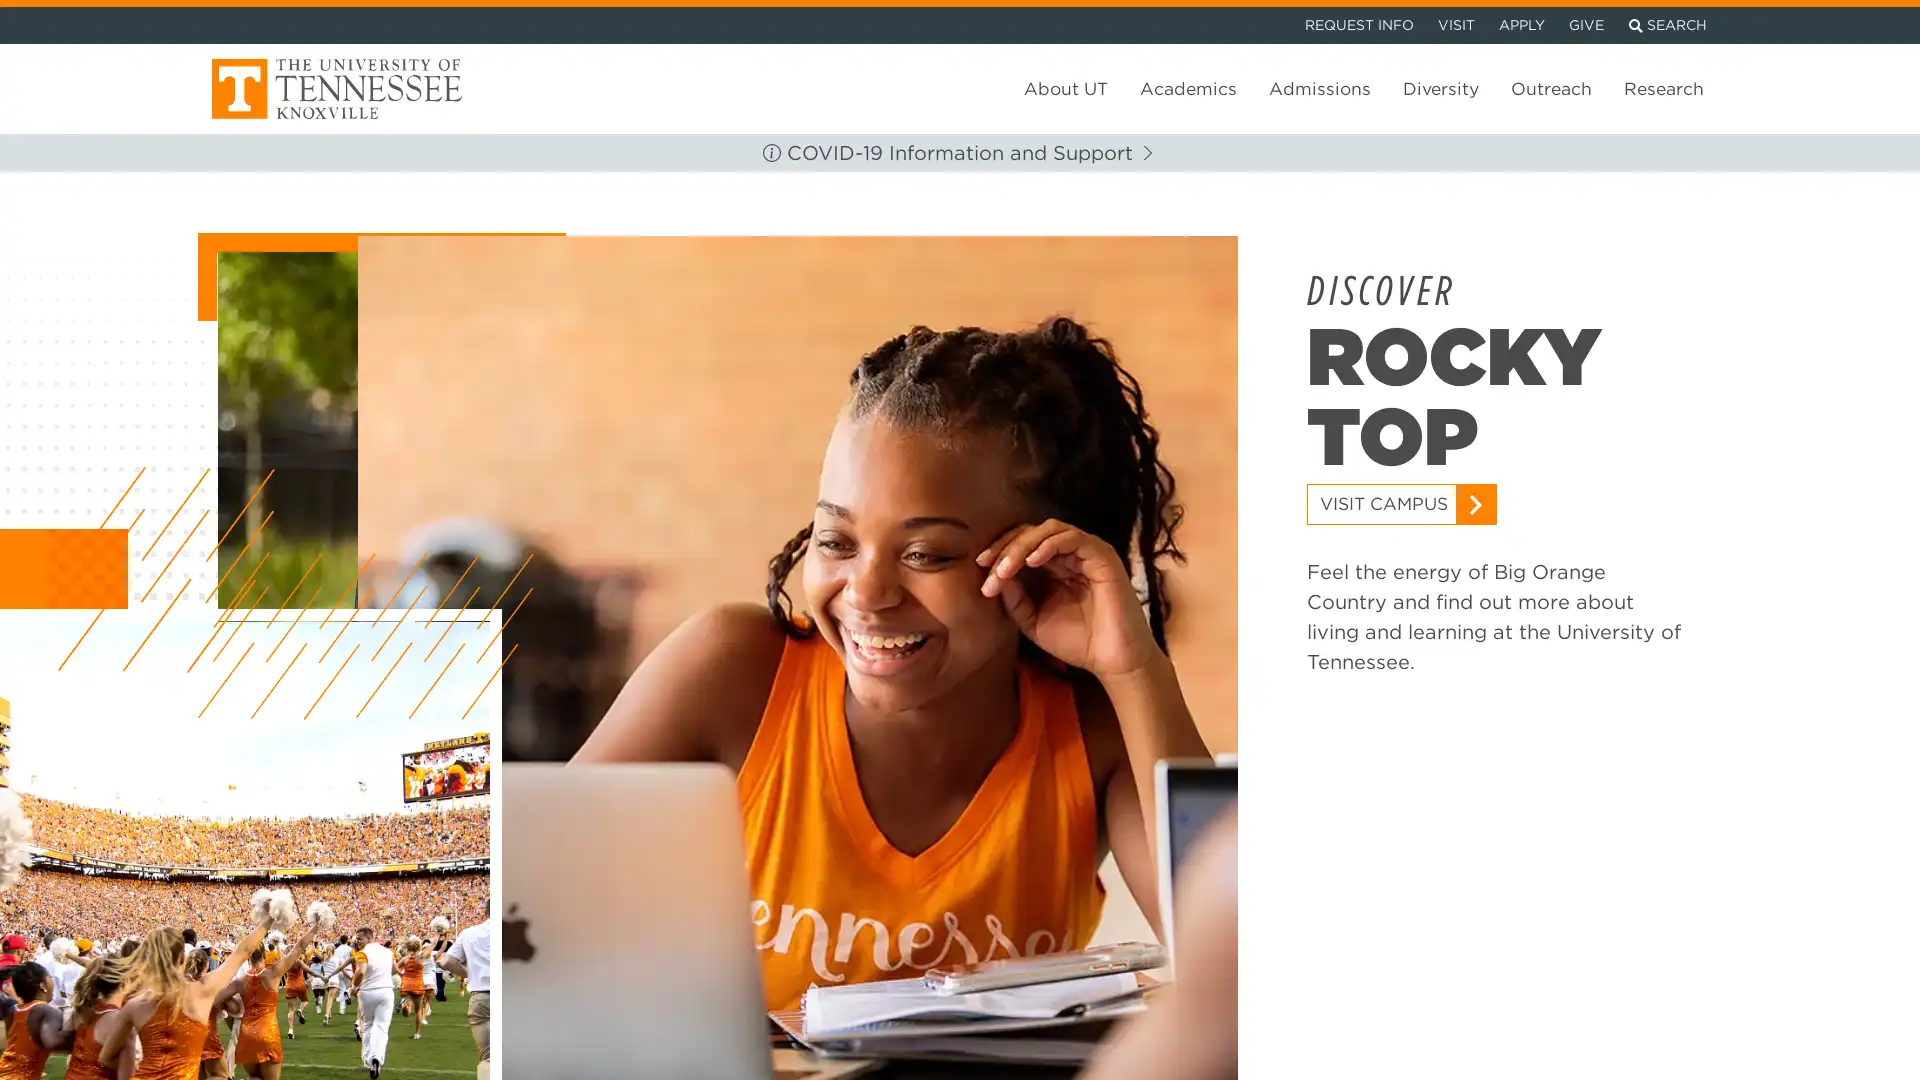 This screenshot has width=1920, height=1080. What do you see at coordinates (1667, 22) in the screenshot?
I see `Toggle search` at bounding box center [1667, 22].